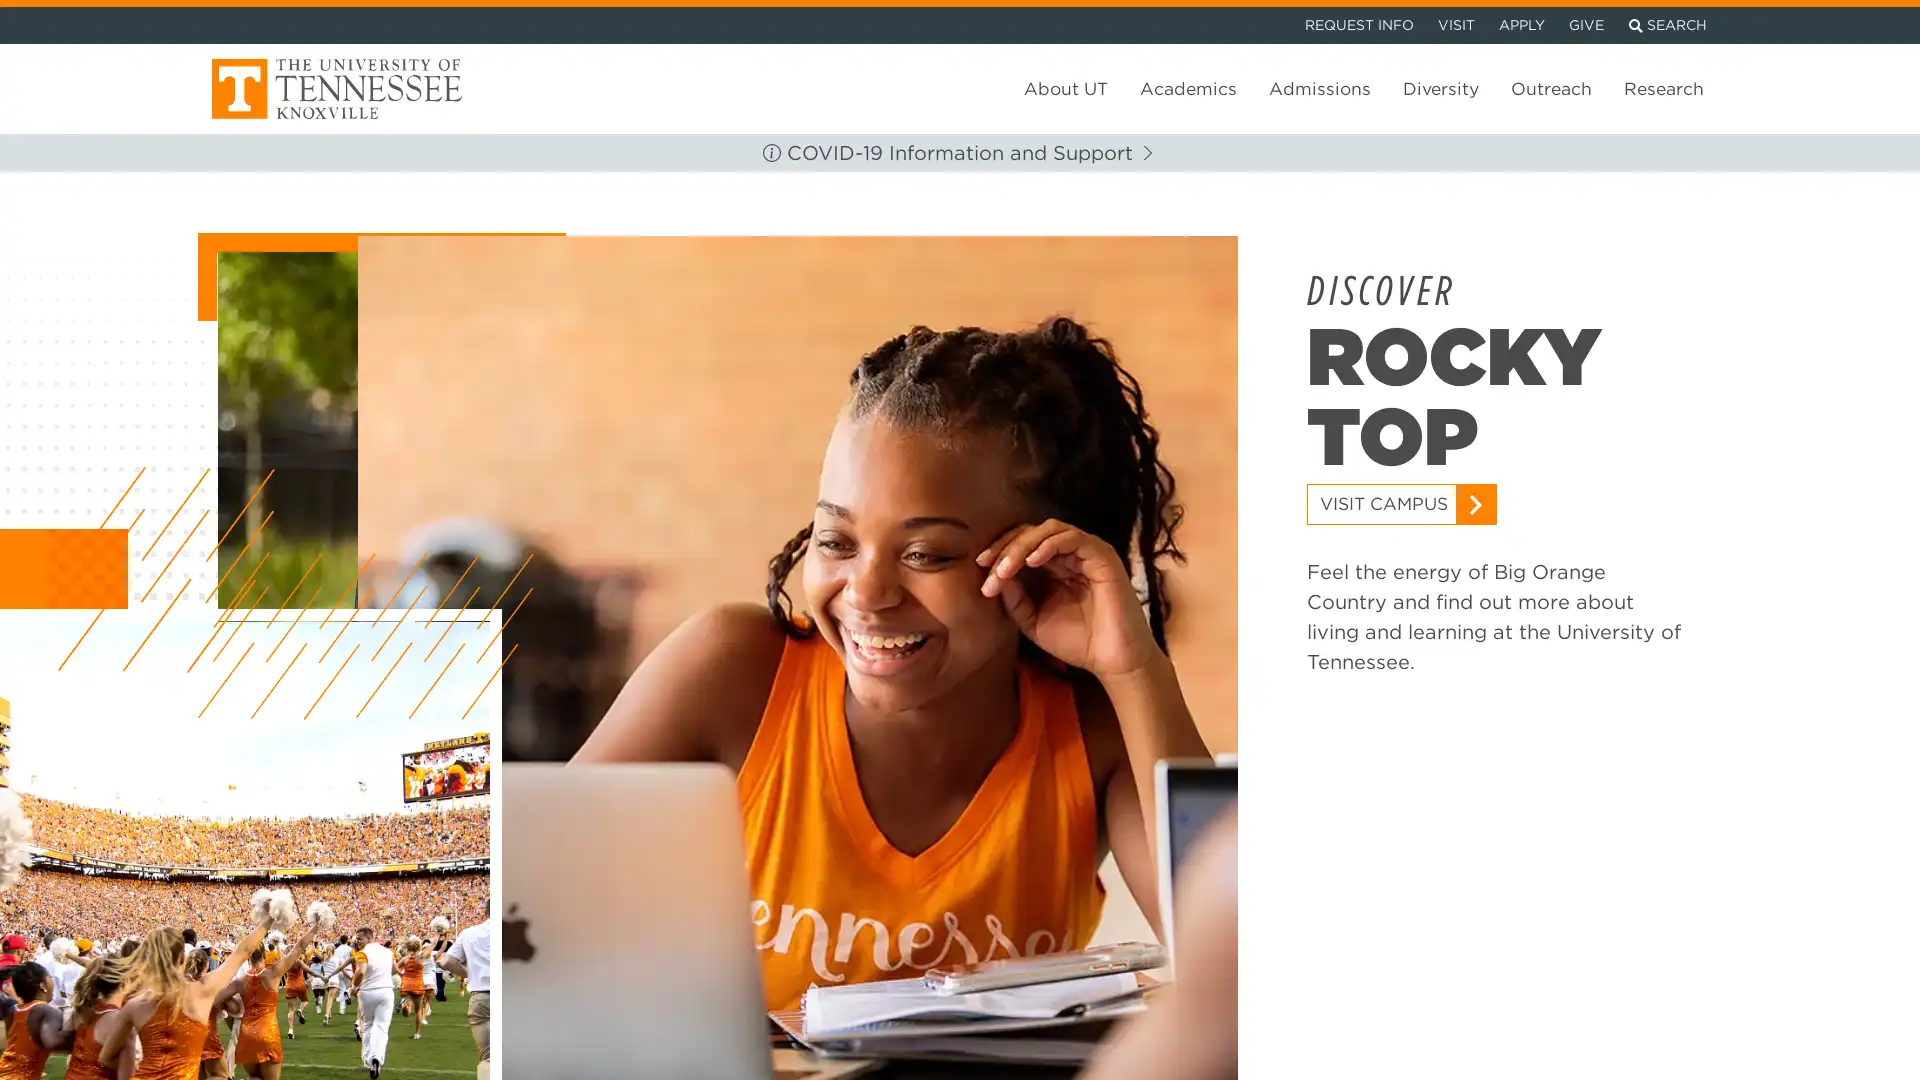 This screenshot has width=1920, height=1080. What do you see at coordinates (1667, 22) in the screenshot?
I see `Toggle search` at bounding box center [1667, 22].